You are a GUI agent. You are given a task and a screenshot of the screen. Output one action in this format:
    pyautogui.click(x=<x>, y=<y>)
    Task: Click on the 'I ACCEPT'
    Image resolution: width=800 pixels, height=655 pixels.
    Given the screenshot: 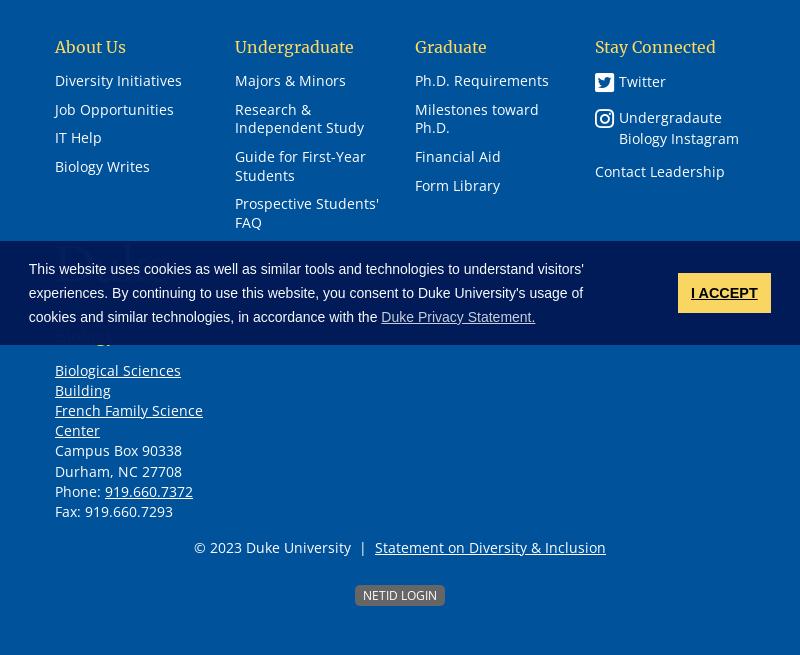 What is the action you would take?
    pyautogui.click(x=723, y=292)
    